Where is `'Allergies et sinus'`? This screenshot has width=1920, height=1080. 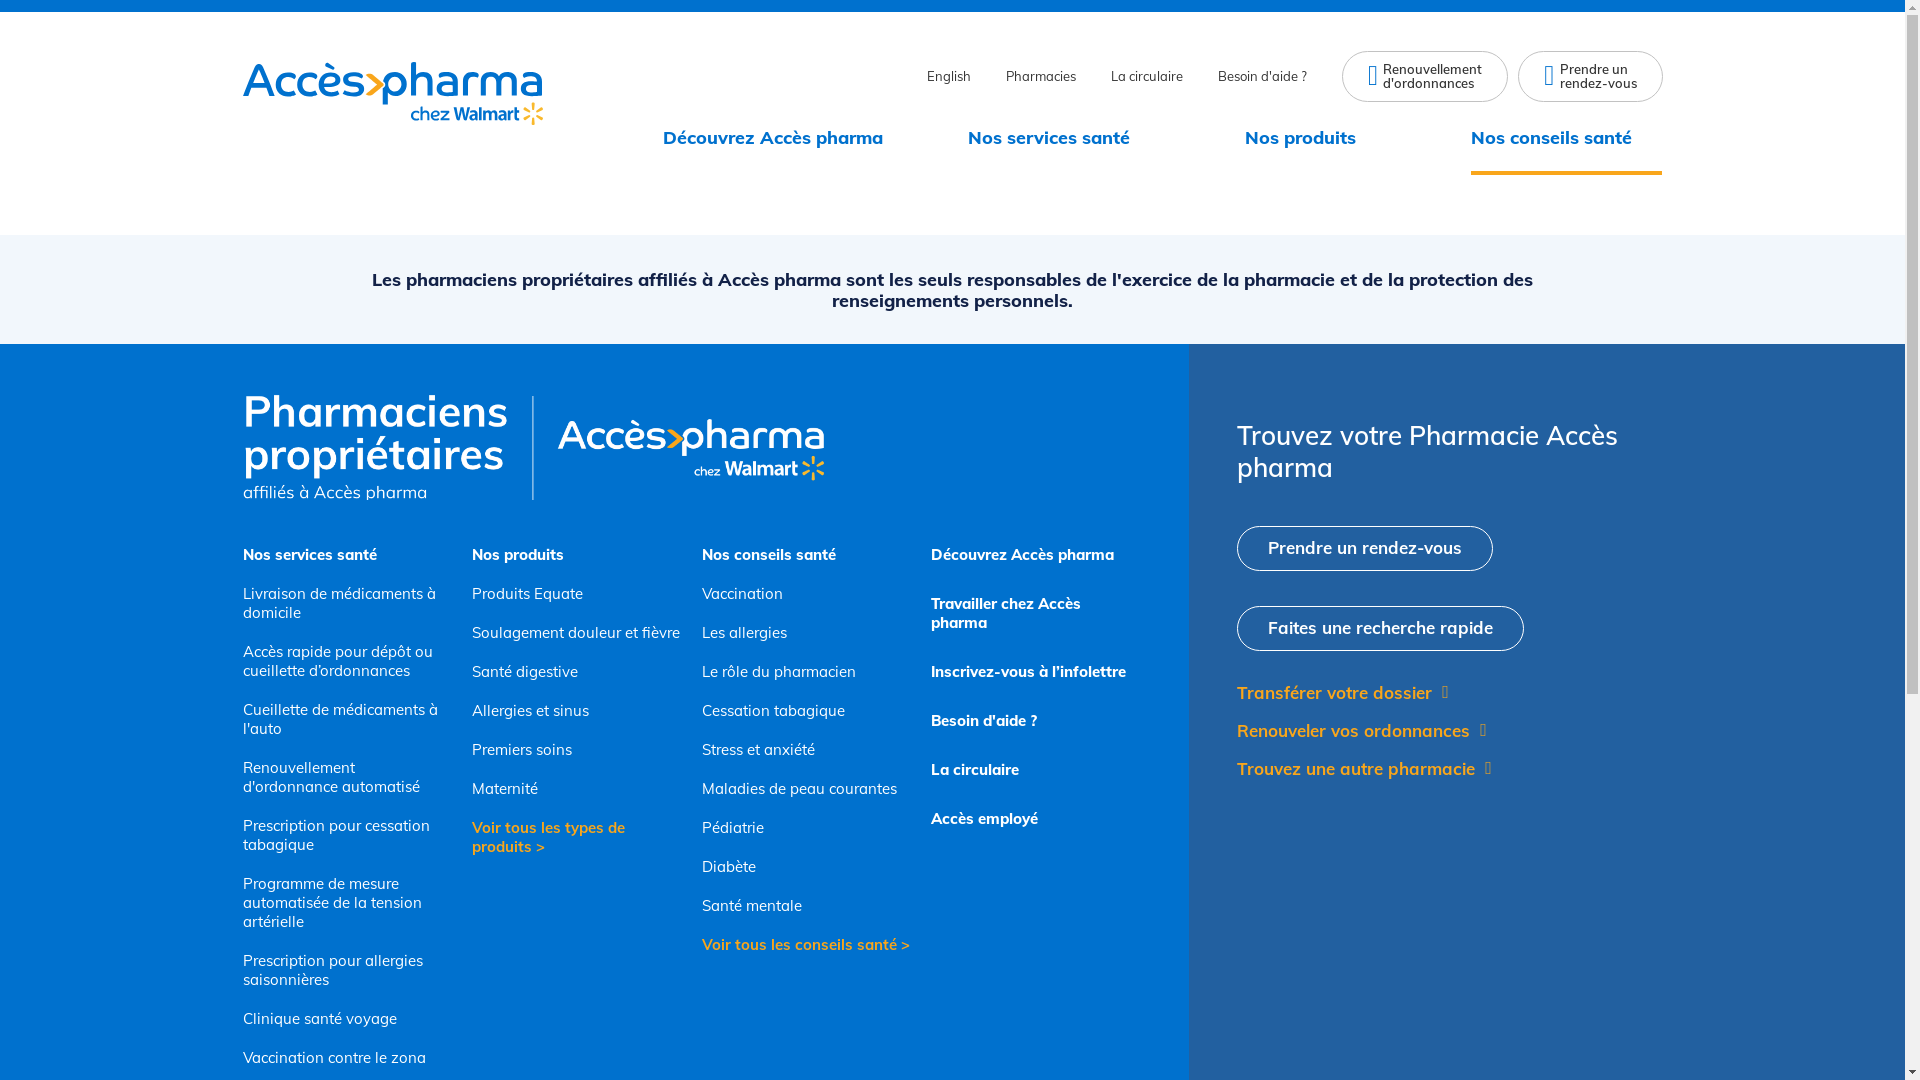
'Allergies et sinus' is located at coordinates (575, 709).